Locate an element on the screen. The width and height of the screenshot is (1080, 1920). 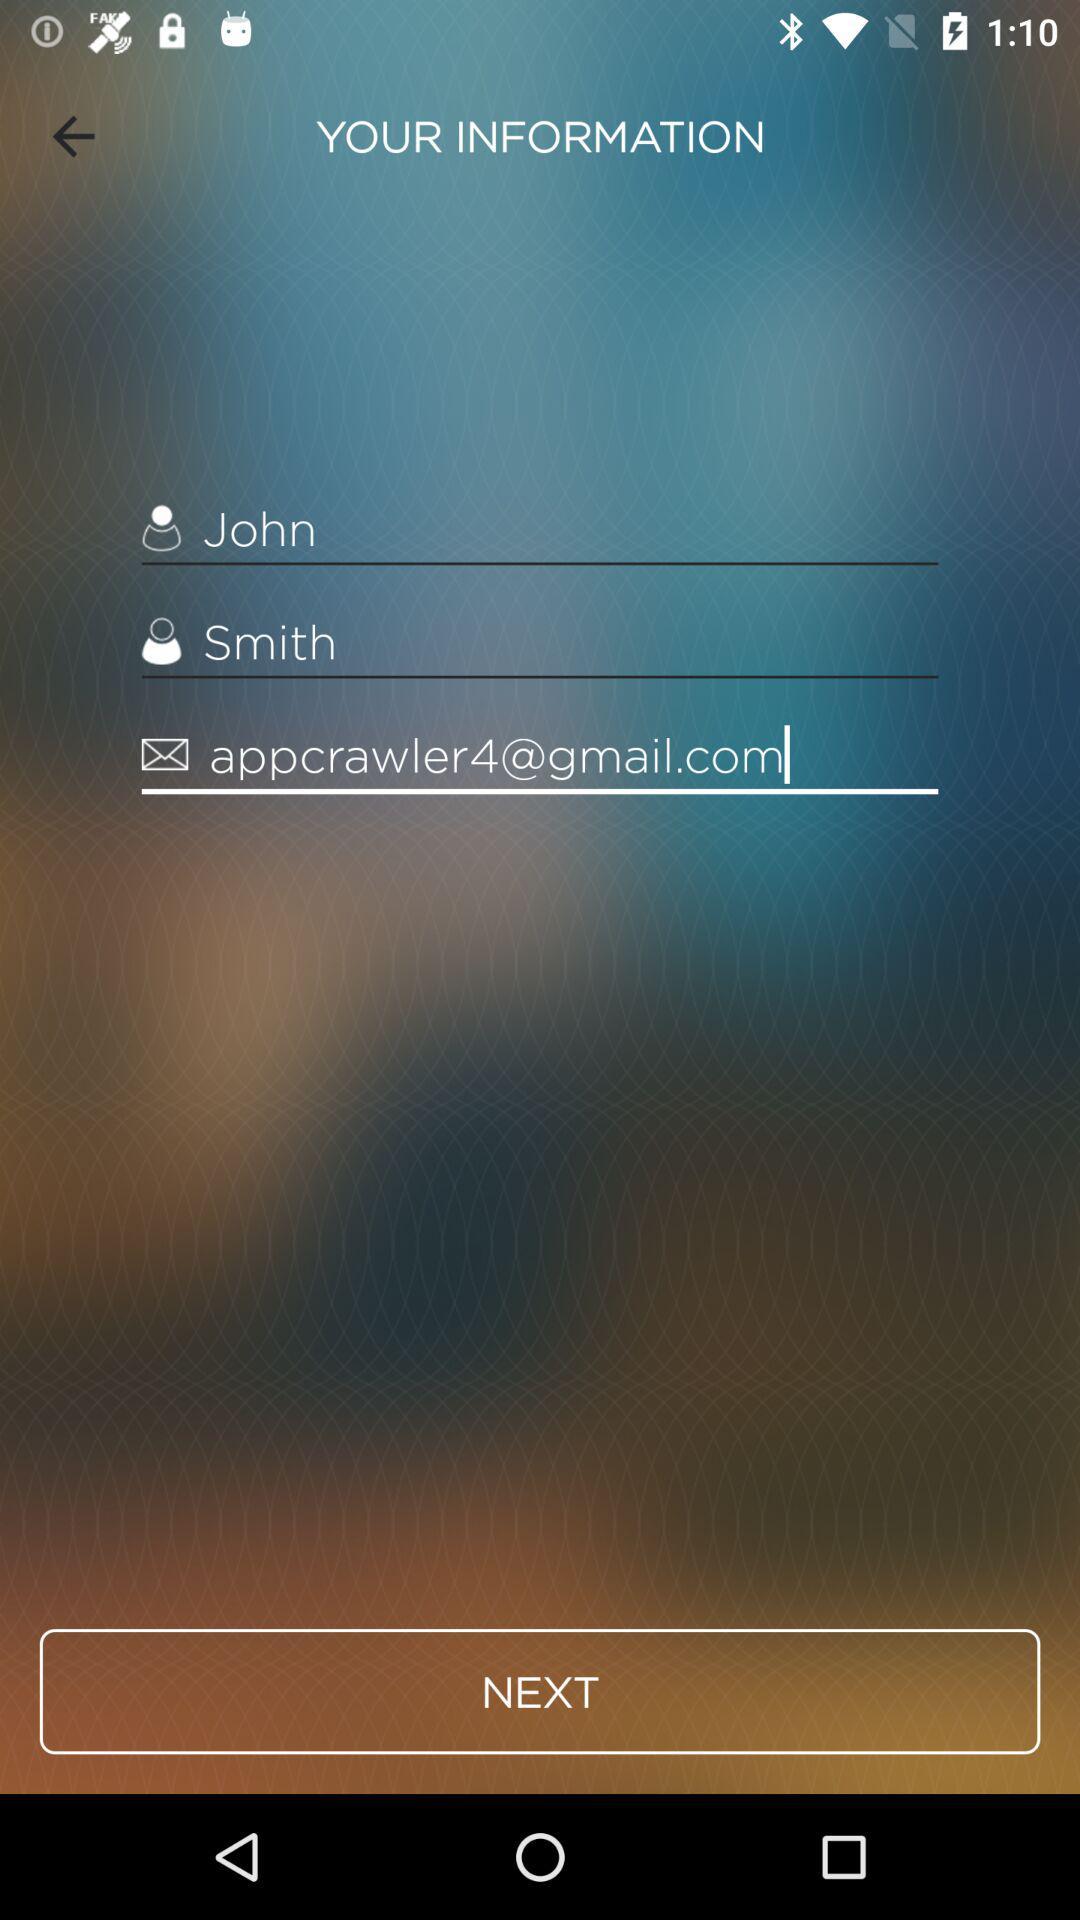
the next button is located at coordinates (540, 1690).